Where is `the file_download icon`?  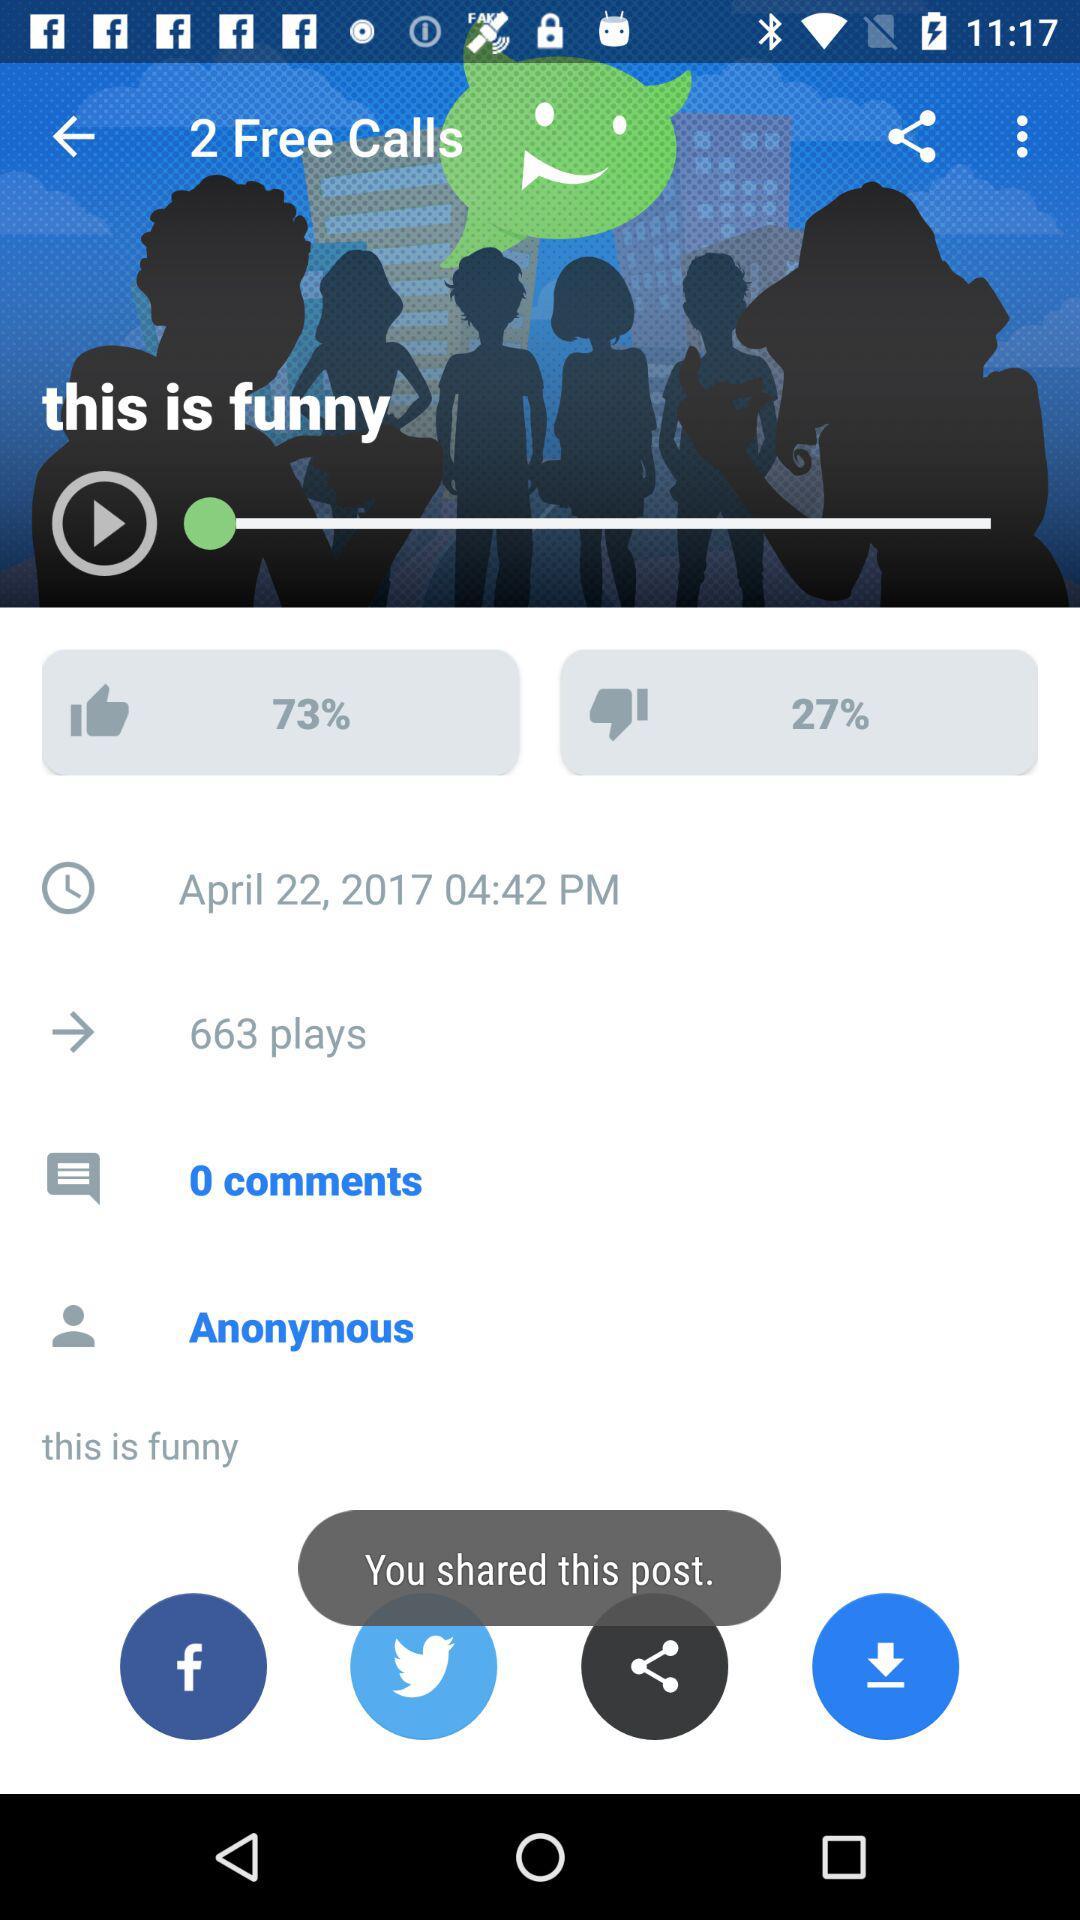 the file_download icon is located at coordinates (884, 1666).